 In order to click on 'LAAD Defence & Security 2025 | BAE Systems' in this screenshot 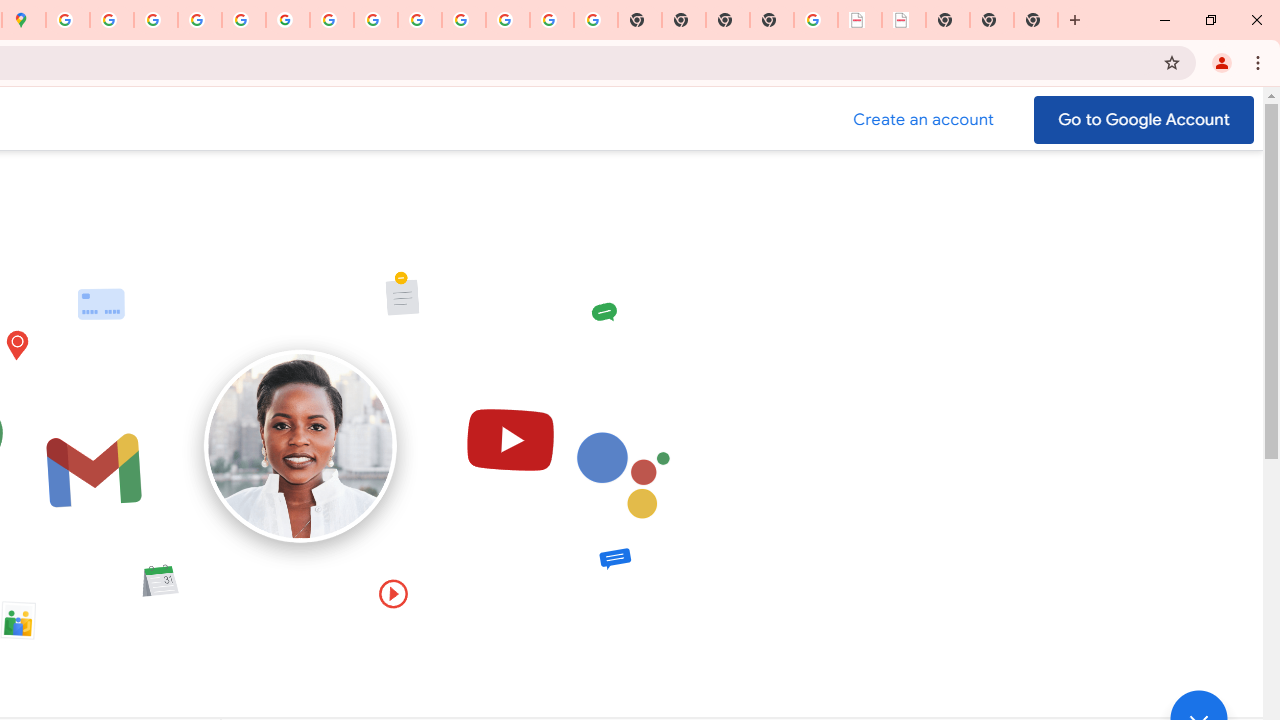, I will do `click(860, 20)`.